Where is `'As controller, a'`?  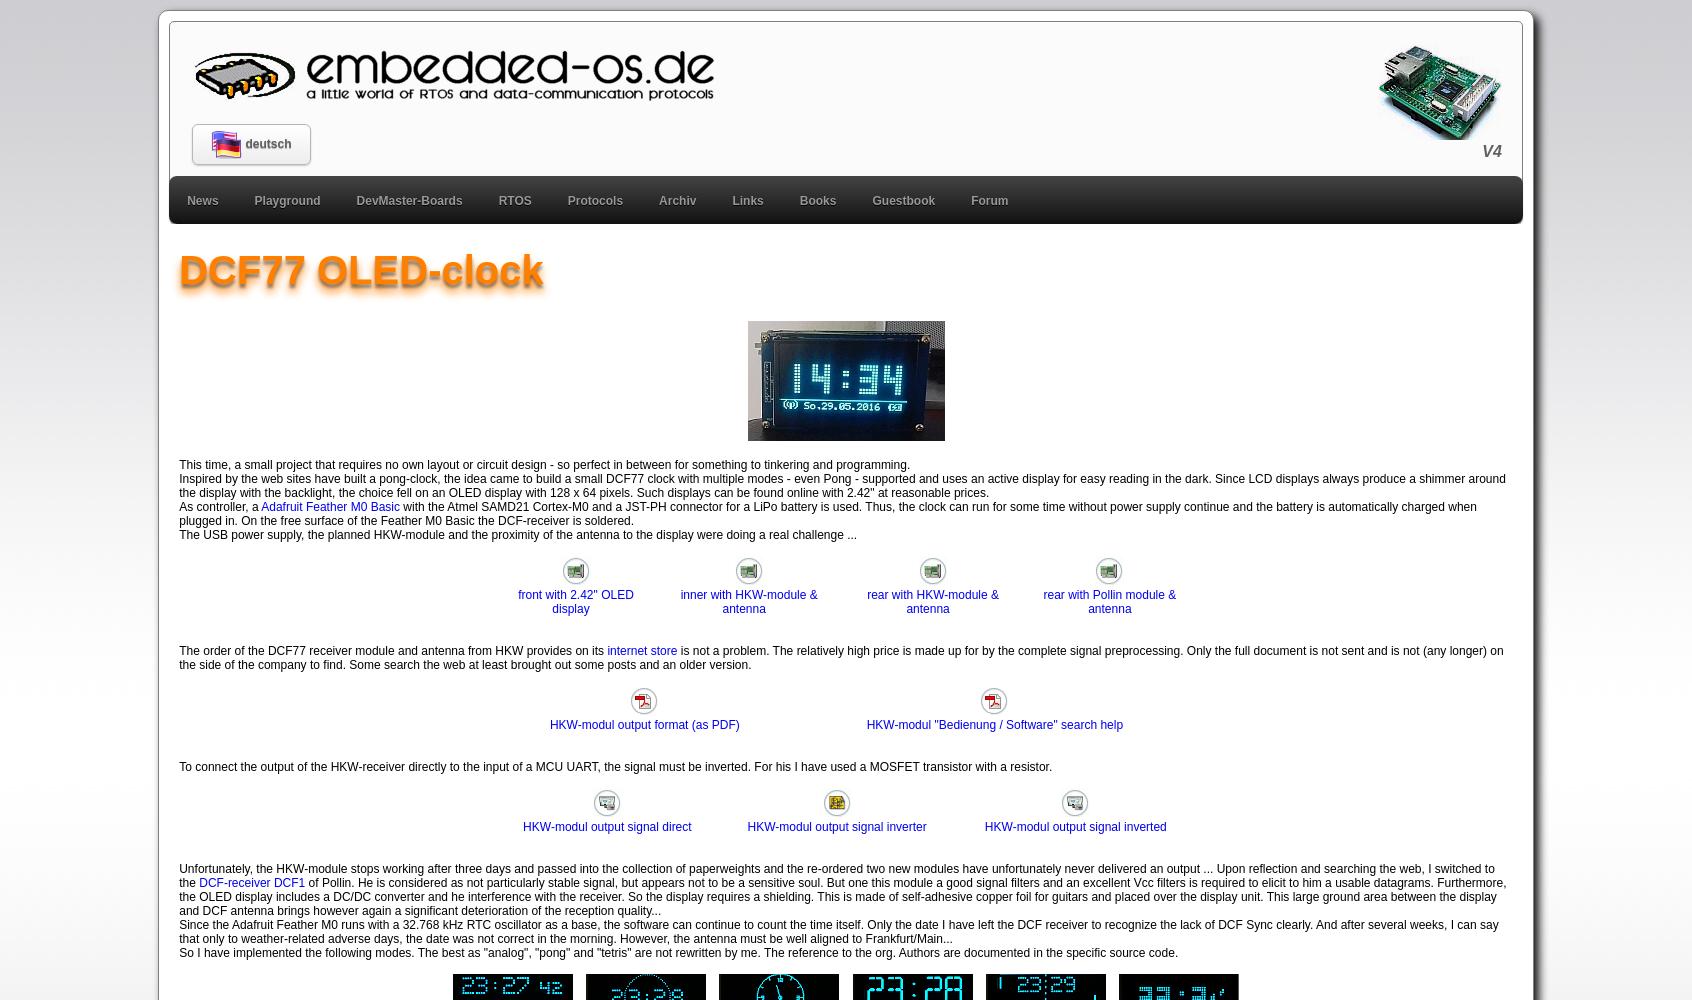 'As controller, a' is located at coordinates (219, 506).